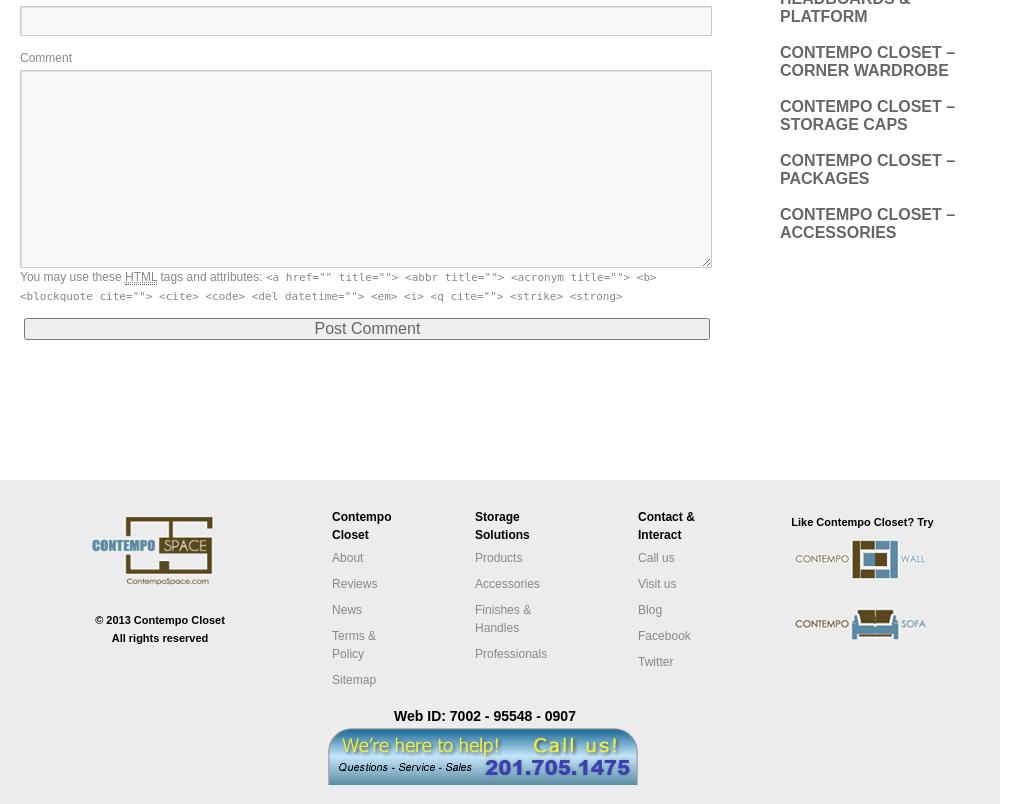 The width and height of the screenshot is (1020, 804). I want to click on 'Storage Solutions', so click(502, 525).